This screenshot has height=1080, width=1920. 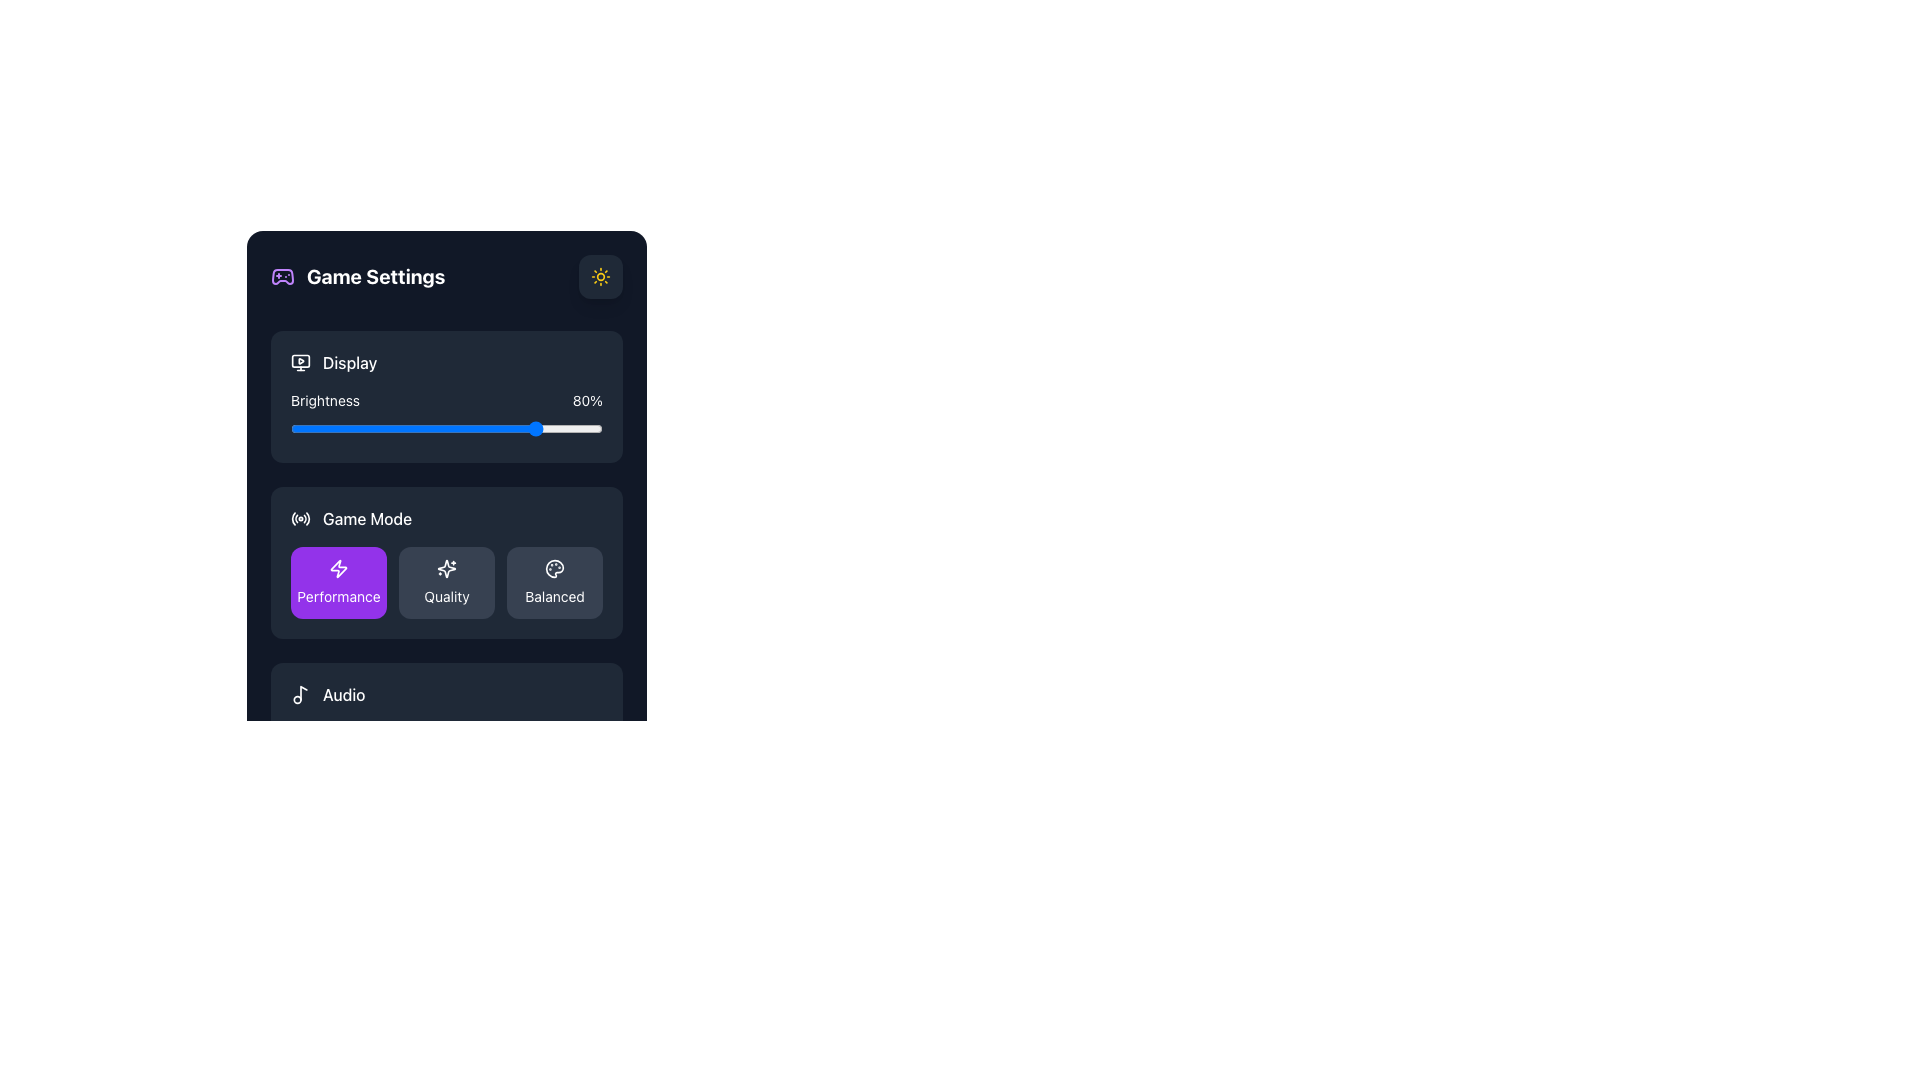 What do you see at coordinates (599, 277) in the screenshot?
I see `the button` at bounding box center [599, 277].